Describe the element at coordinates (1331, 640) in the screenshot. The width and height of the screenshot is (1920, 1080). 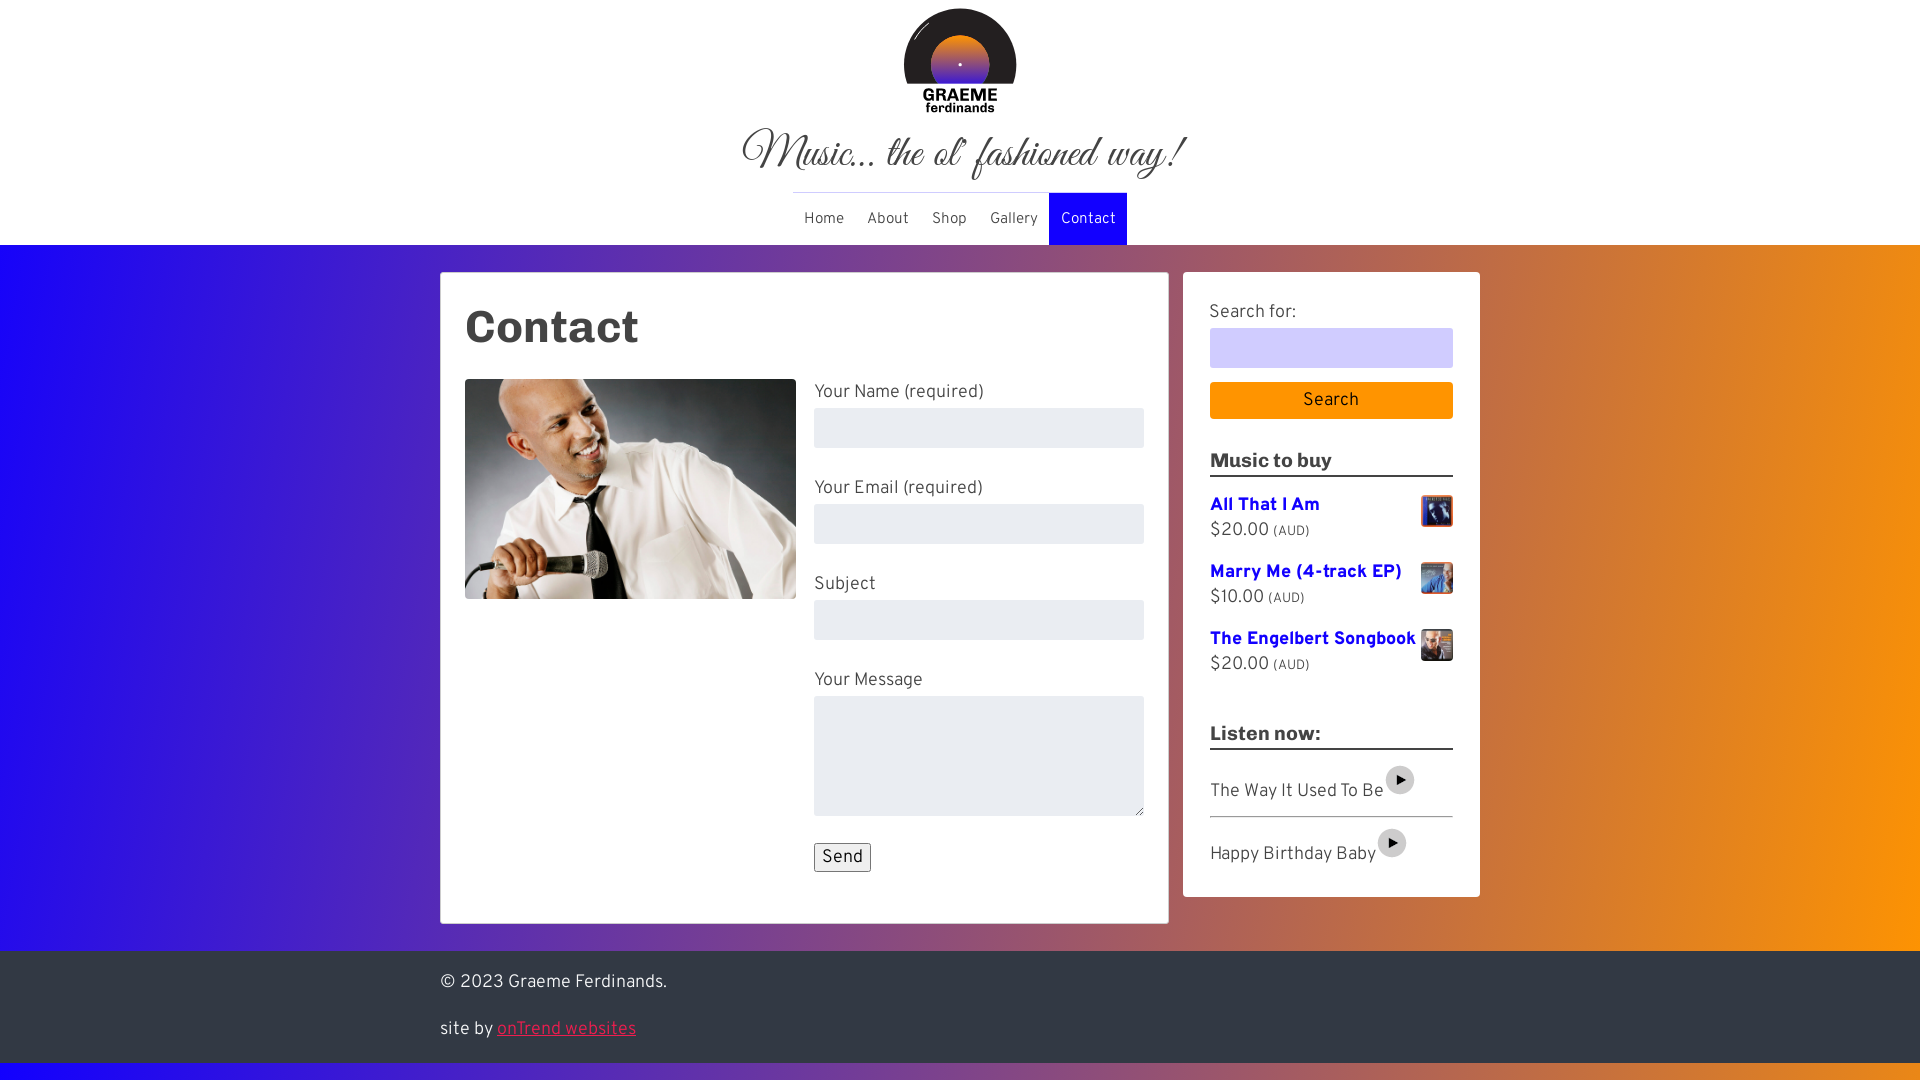
I see `'The Engelbert Songbook'` at that location.